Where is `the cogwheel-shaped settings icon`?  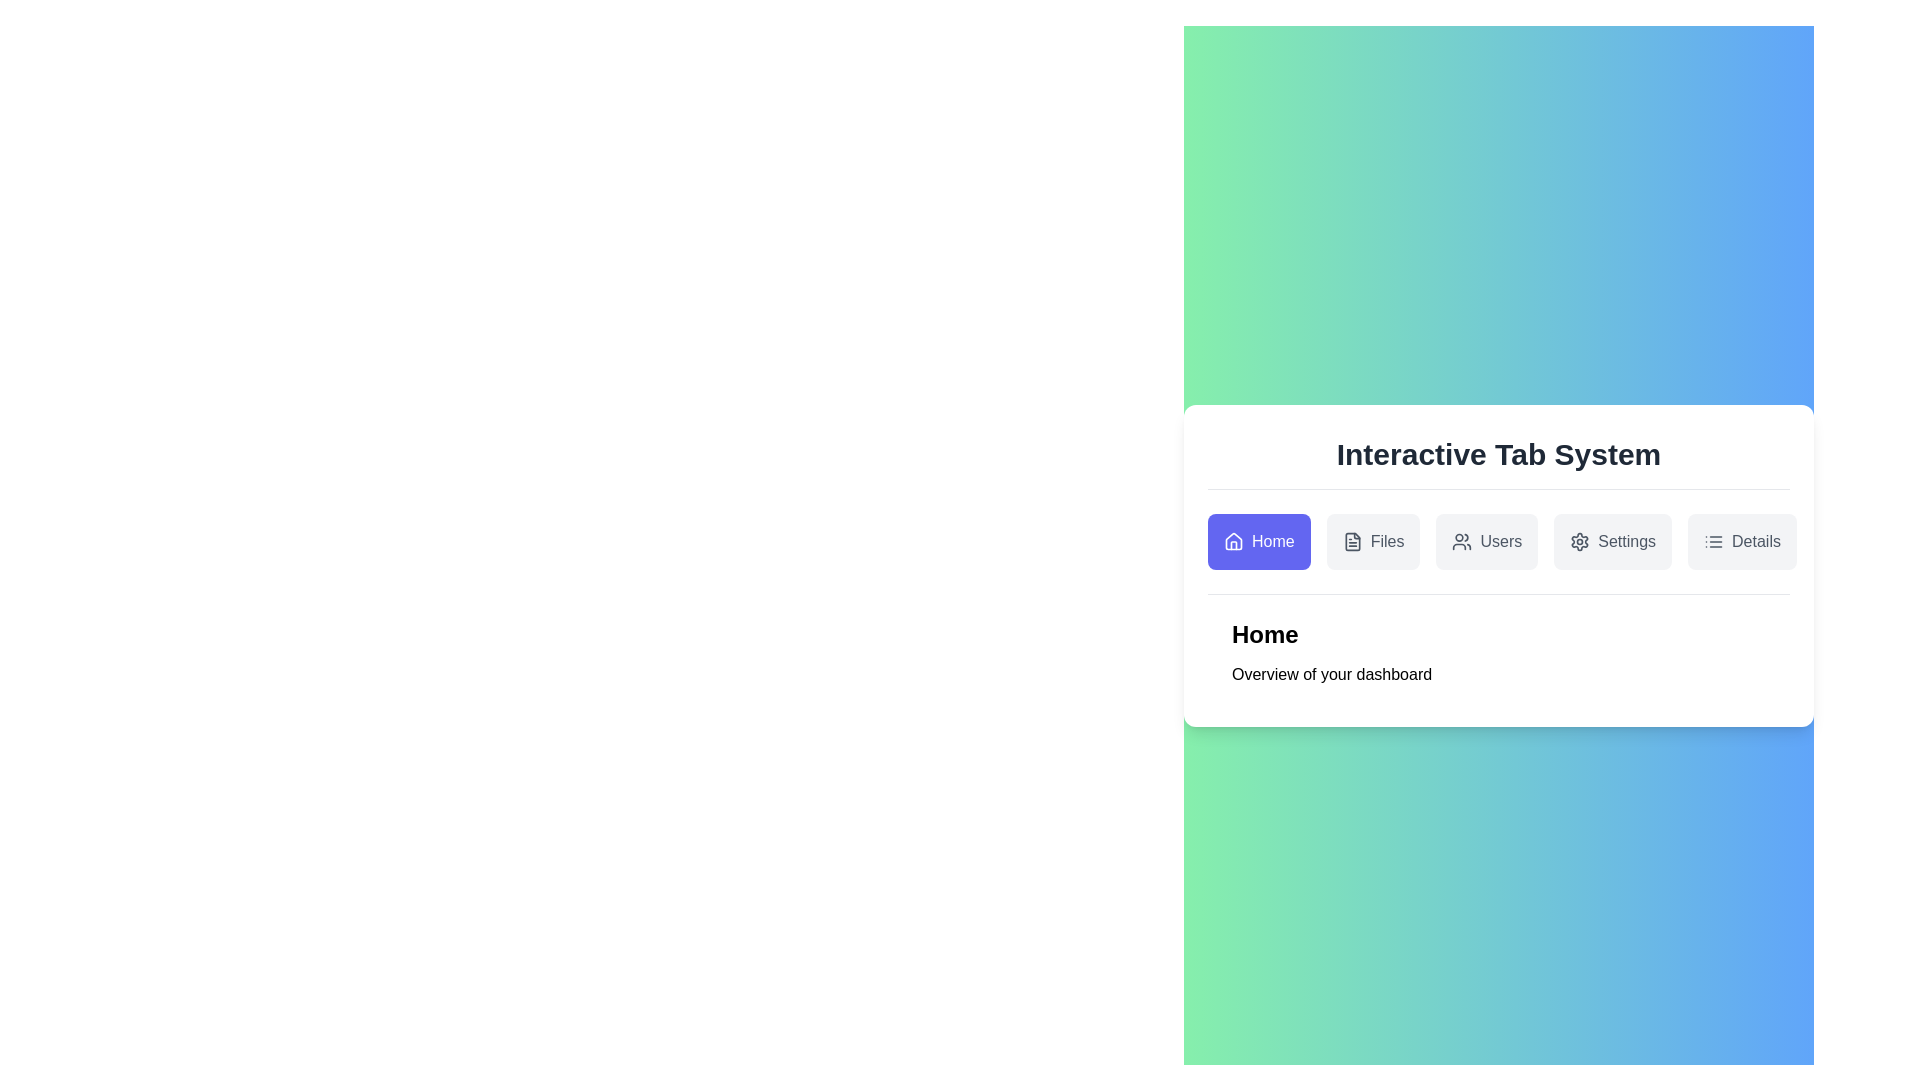 the cogwheel-shaped settings icon is located at coordinates (1579, 542).